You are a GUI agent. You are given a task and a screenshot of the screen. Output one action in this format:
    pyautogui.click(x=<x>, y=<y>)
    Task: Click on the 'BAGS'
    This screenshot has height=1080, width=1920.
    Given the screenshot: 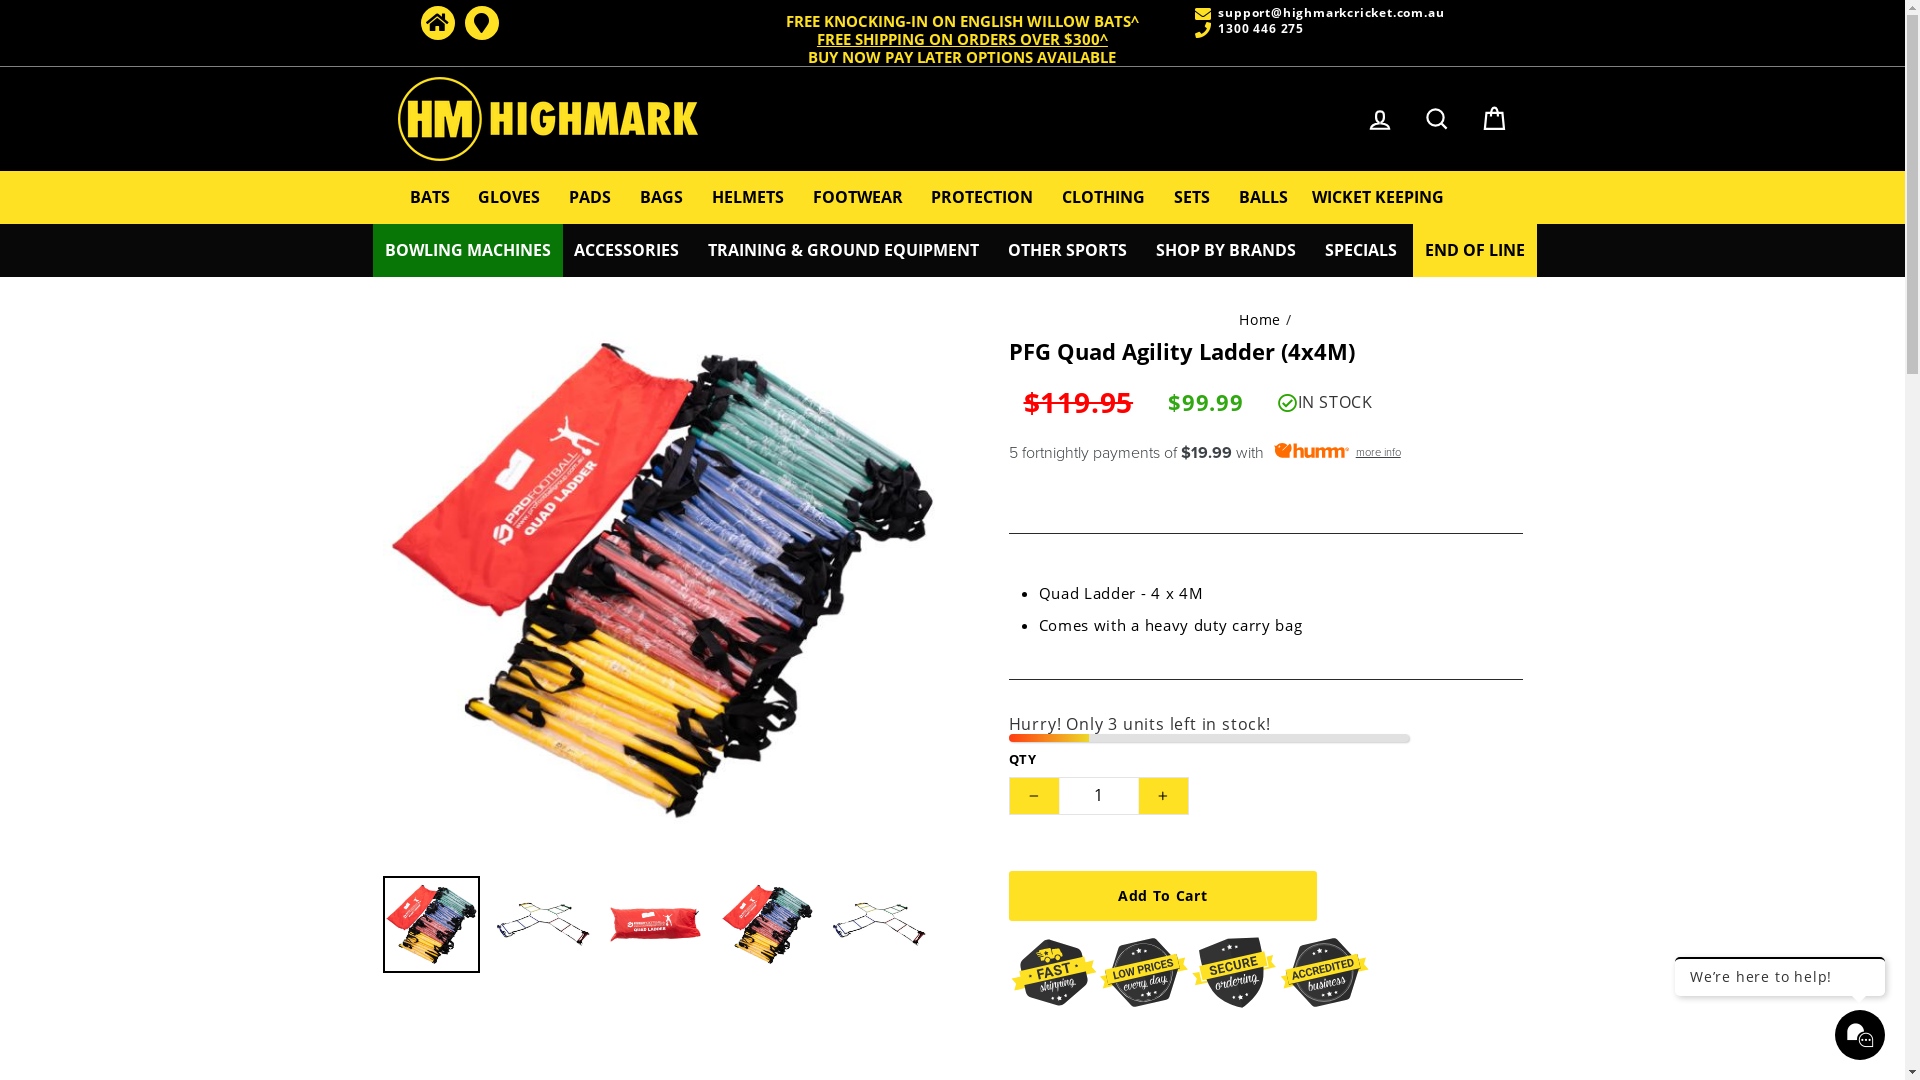 What is the action you would take?
    pyautogui.click(x=661, y=197)
    